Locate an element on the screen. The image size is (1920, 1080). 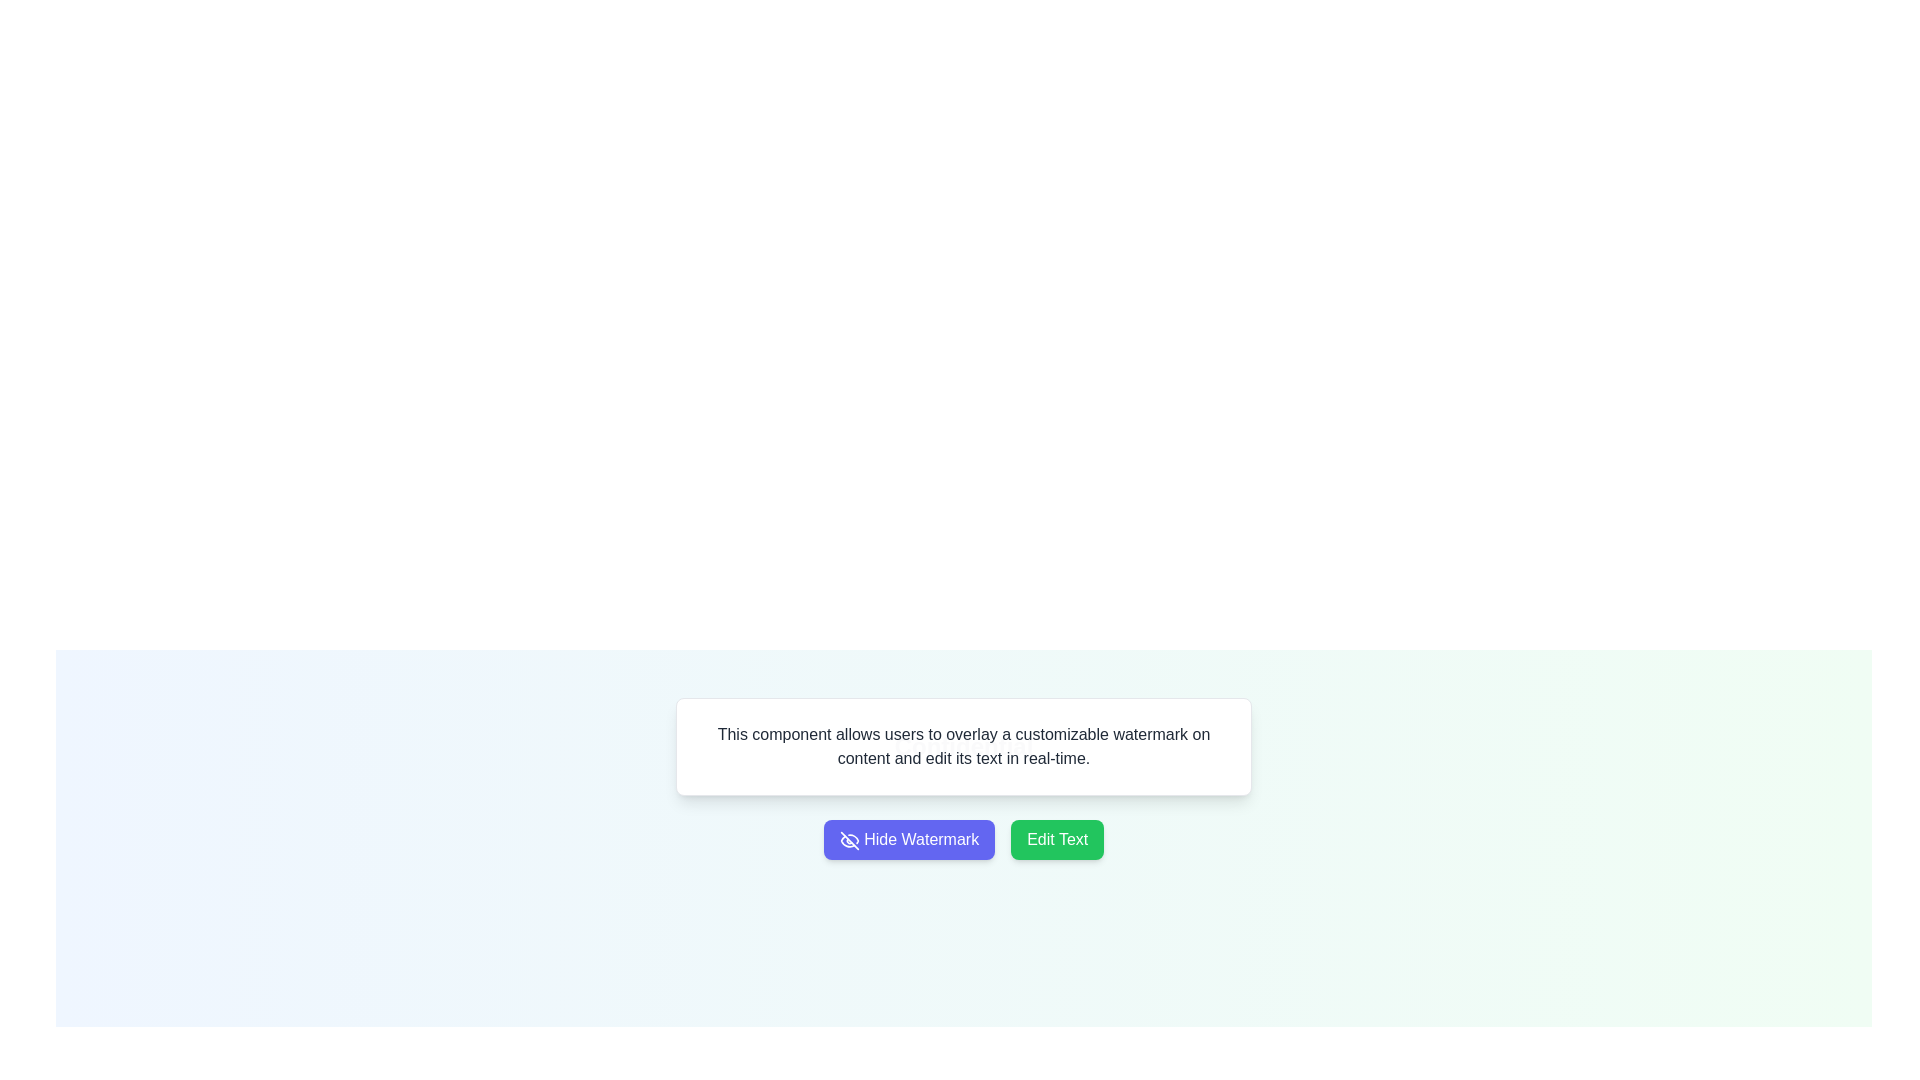
the 'Edit Text' button located to the right of the 'Hide Watermark' button, which allows the user to modify the text content is located at coordinates (1056, 840).